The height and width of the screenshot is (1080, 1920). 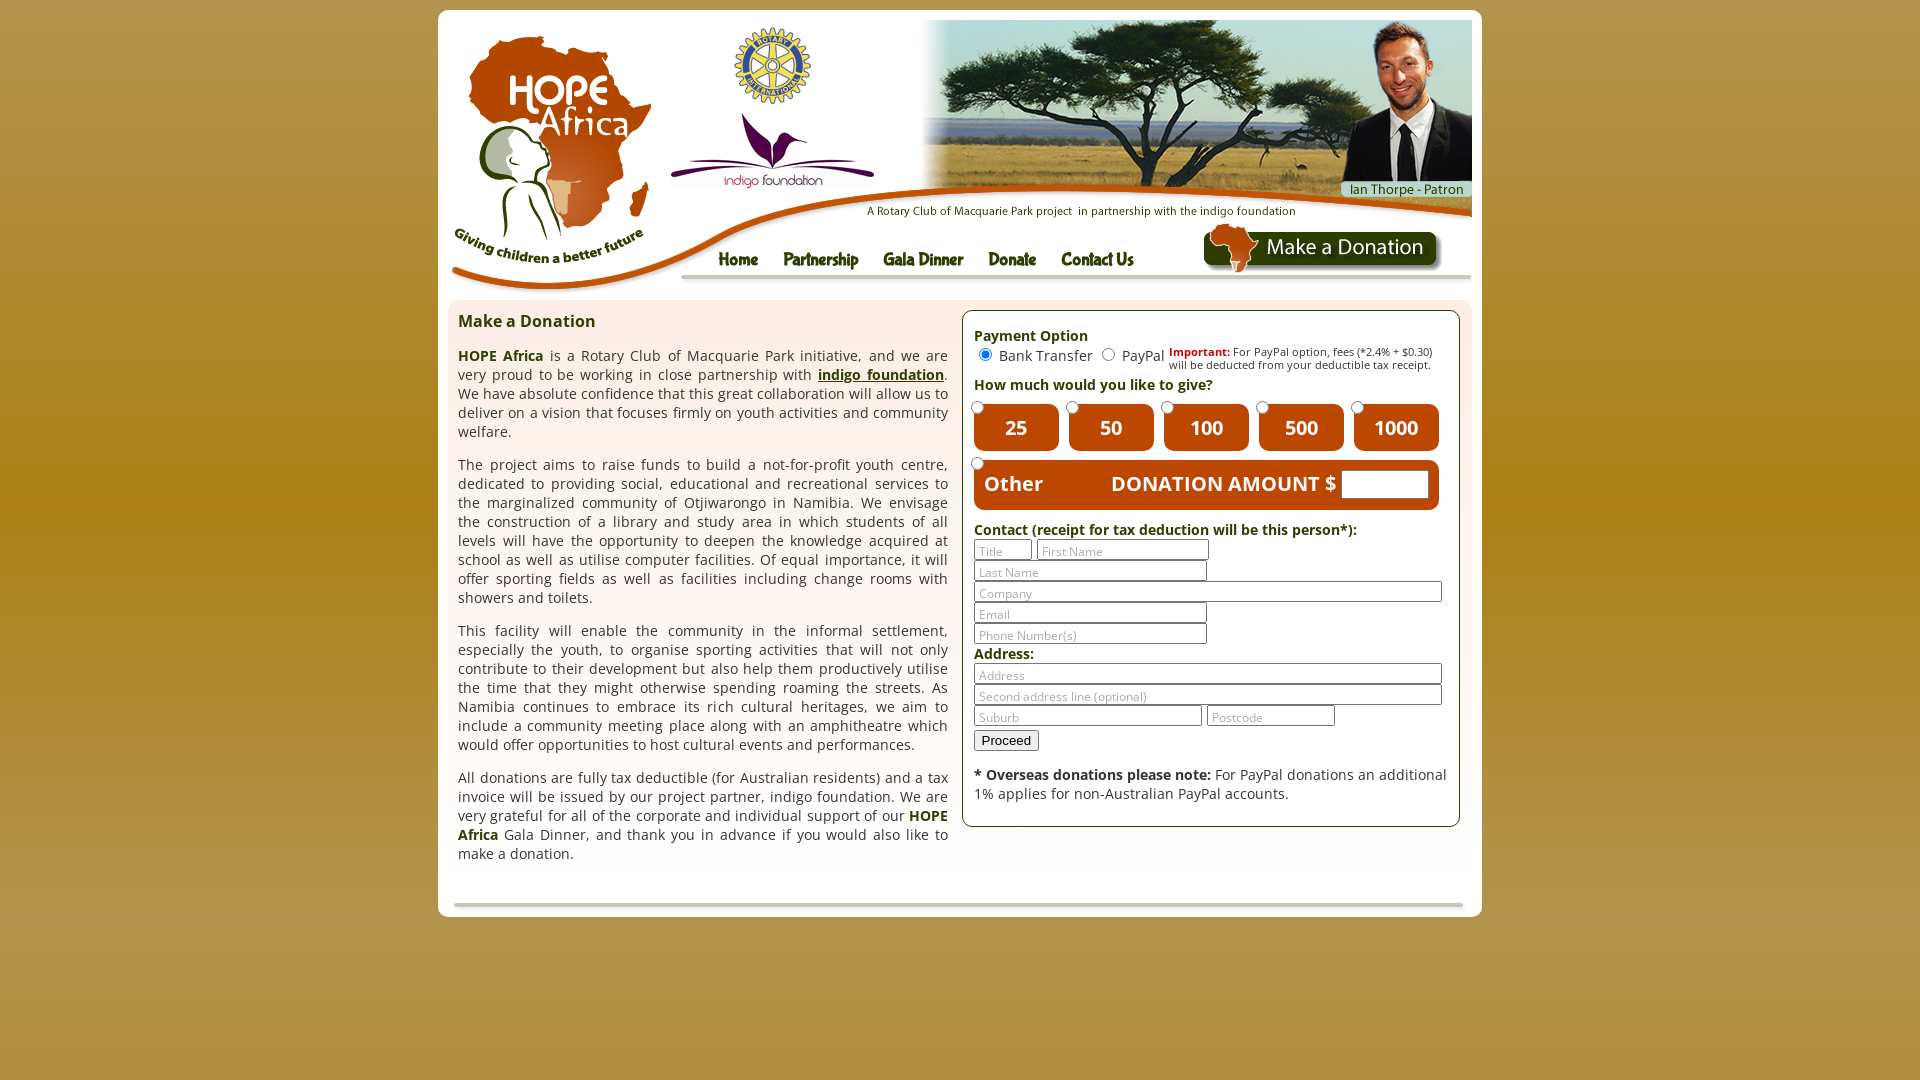 I want to click on 'Home', so click(x=749, y=254).